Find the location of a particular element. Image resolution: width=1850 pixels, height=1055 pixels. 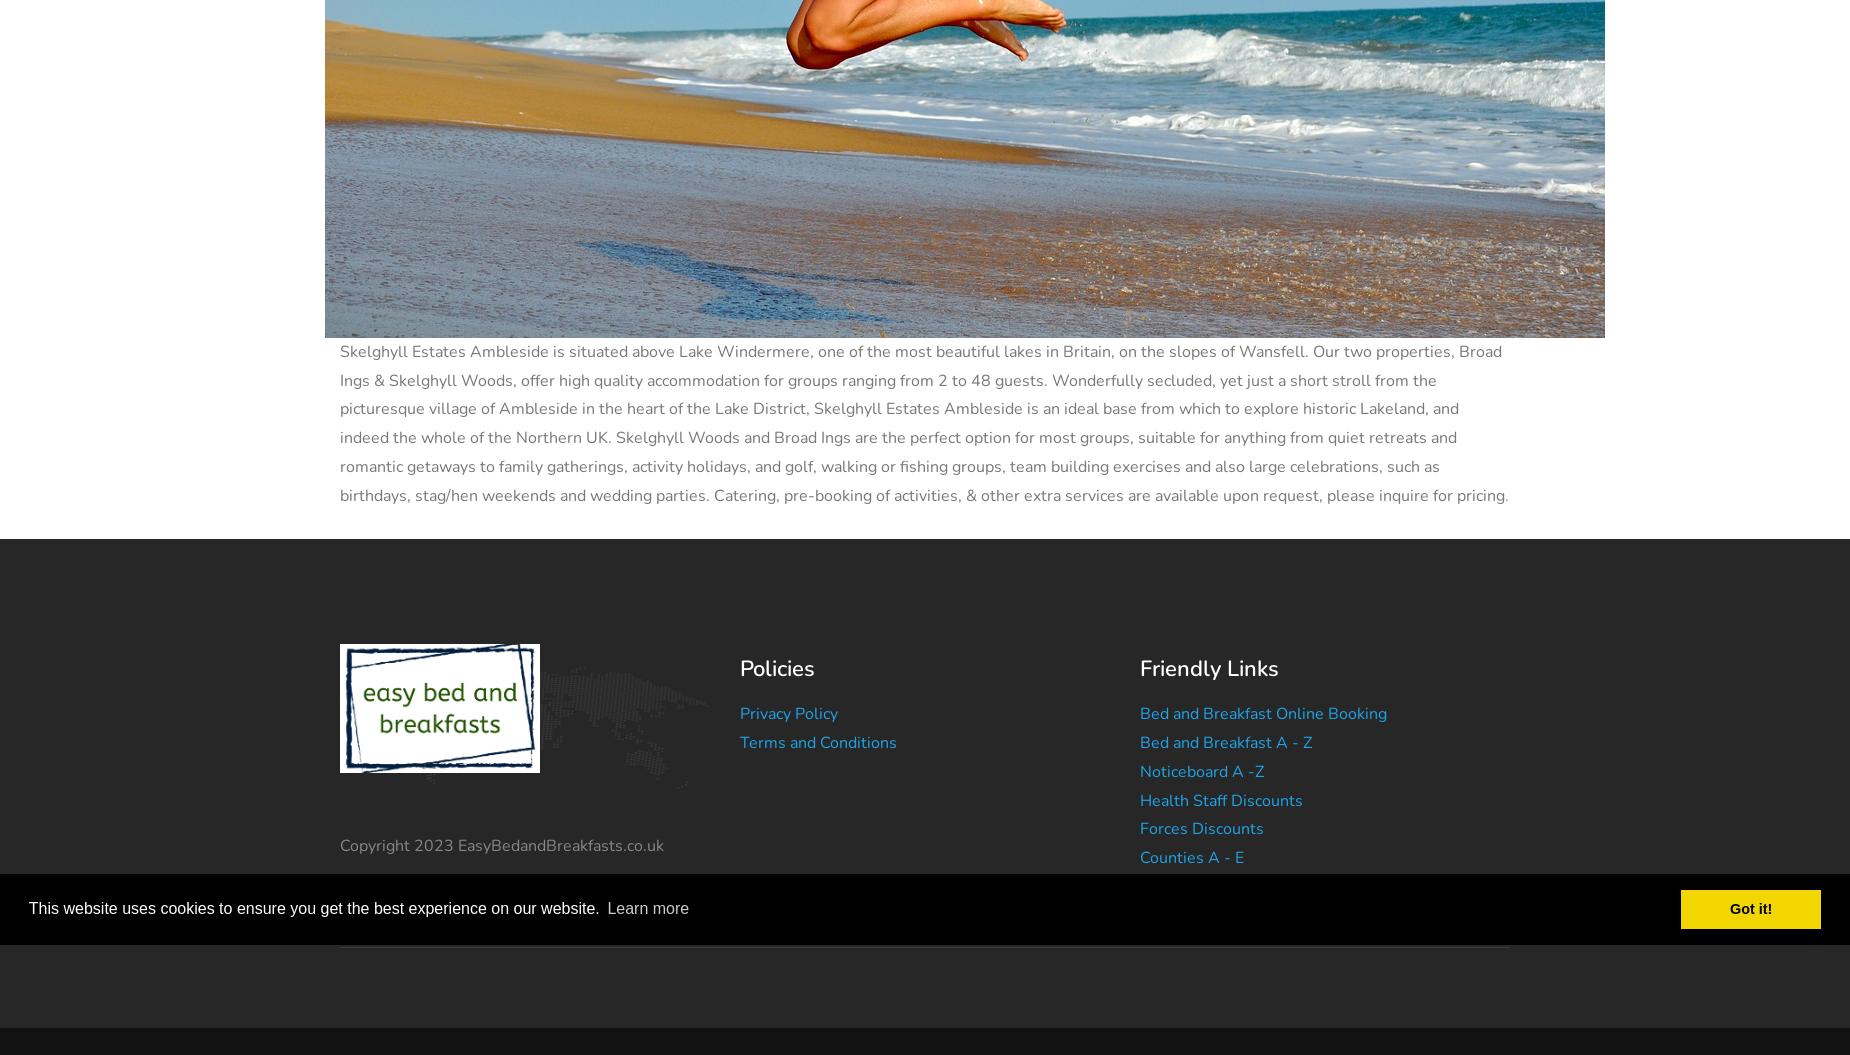

'Forces Discounts' is located at coordinates (1138, 829).